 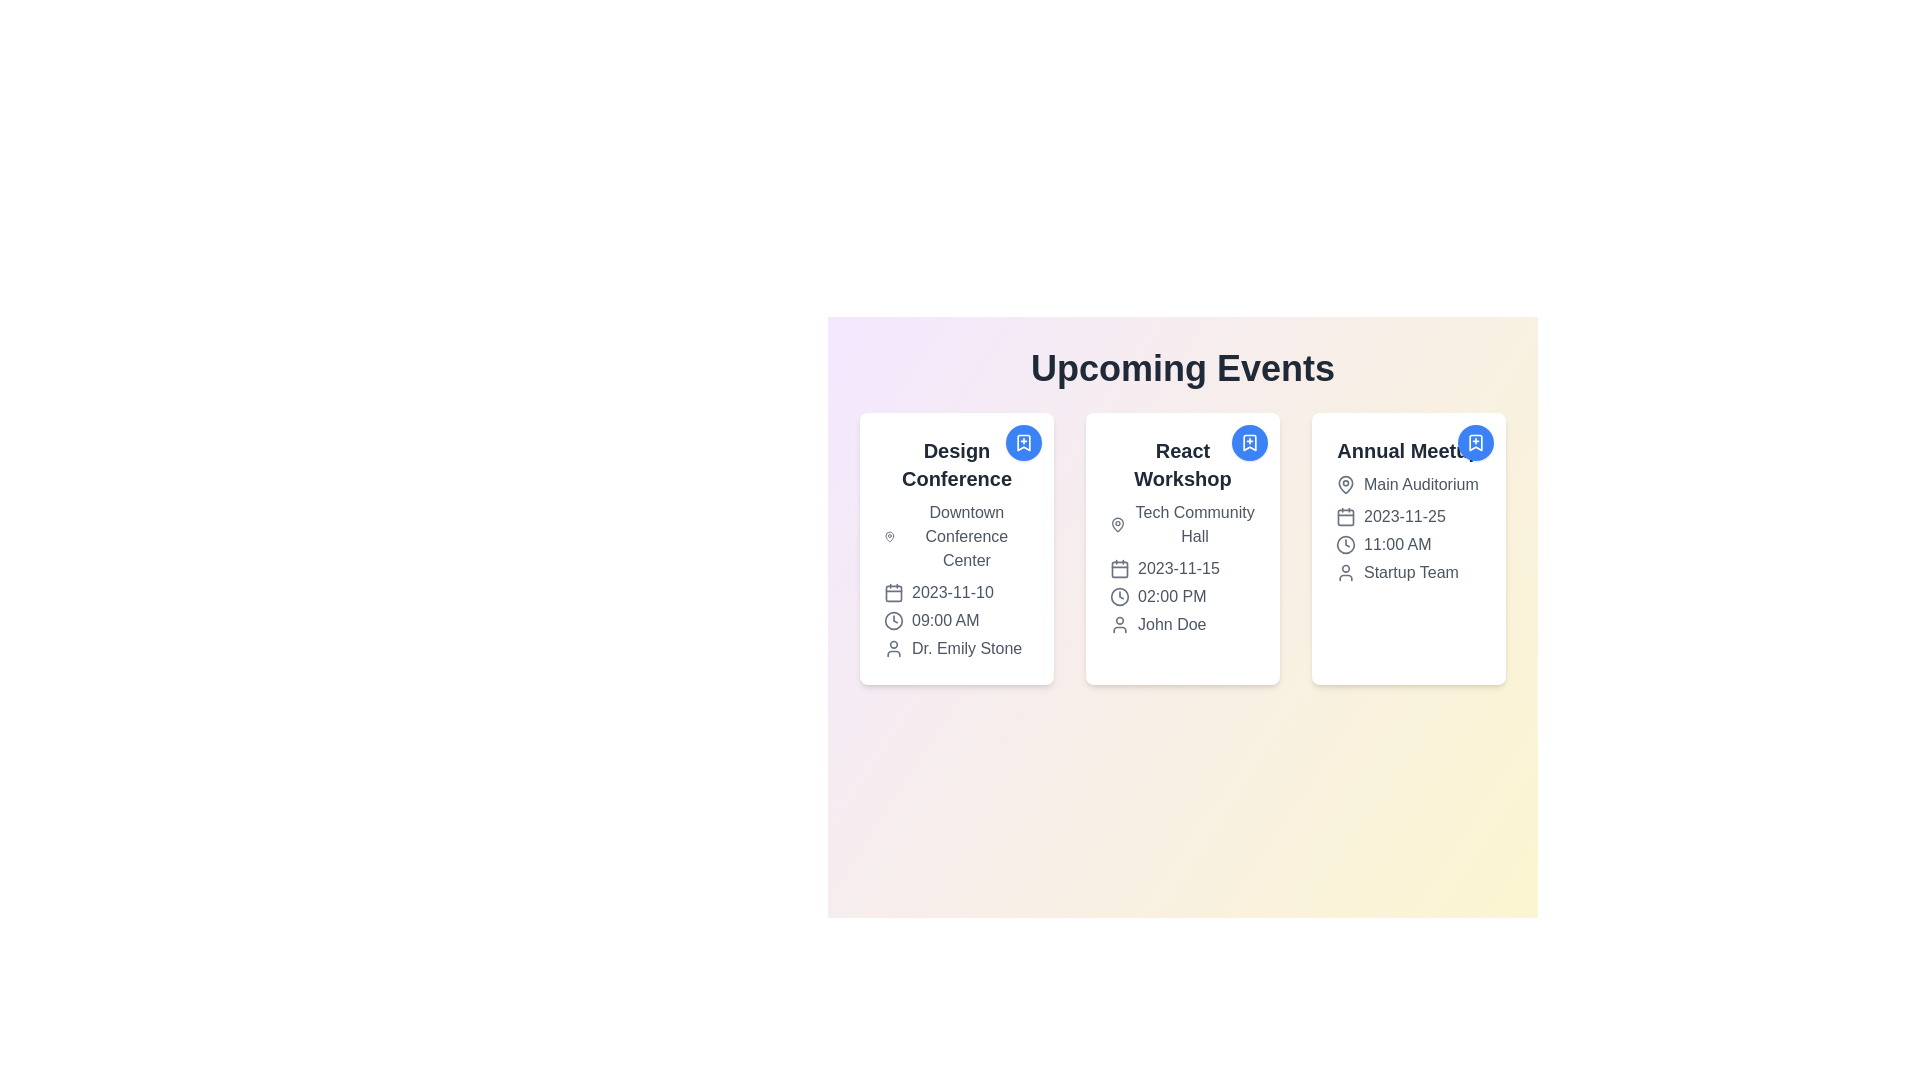 I want to click on the text displaying '2023-11-15' with a gray calendar icon, located in the second event card titled 'React Workshop', under the secondary heading 'Tech Community Hall', so click(x=1182, y=569).